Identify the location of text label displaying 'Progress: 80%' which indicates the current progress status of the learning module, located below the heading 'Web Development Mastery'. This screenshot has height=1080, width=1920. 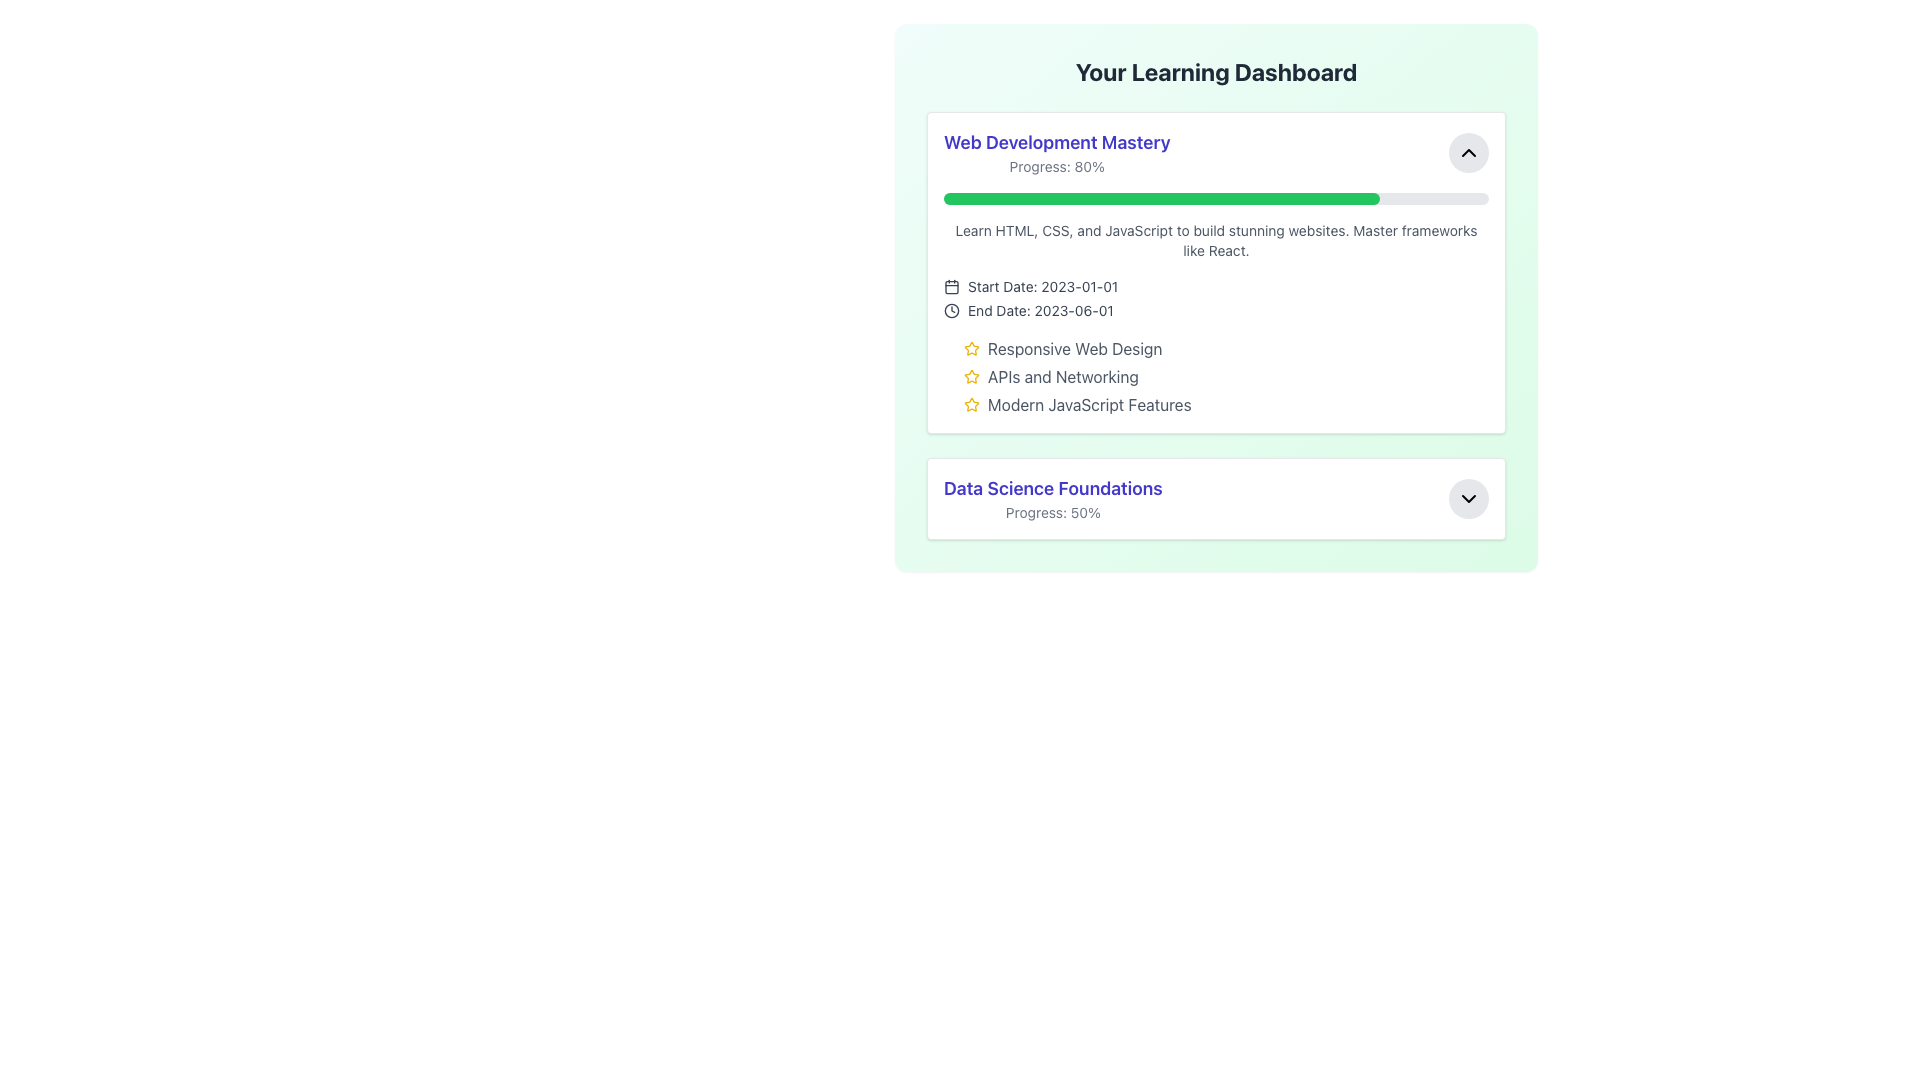
(1056, 165).